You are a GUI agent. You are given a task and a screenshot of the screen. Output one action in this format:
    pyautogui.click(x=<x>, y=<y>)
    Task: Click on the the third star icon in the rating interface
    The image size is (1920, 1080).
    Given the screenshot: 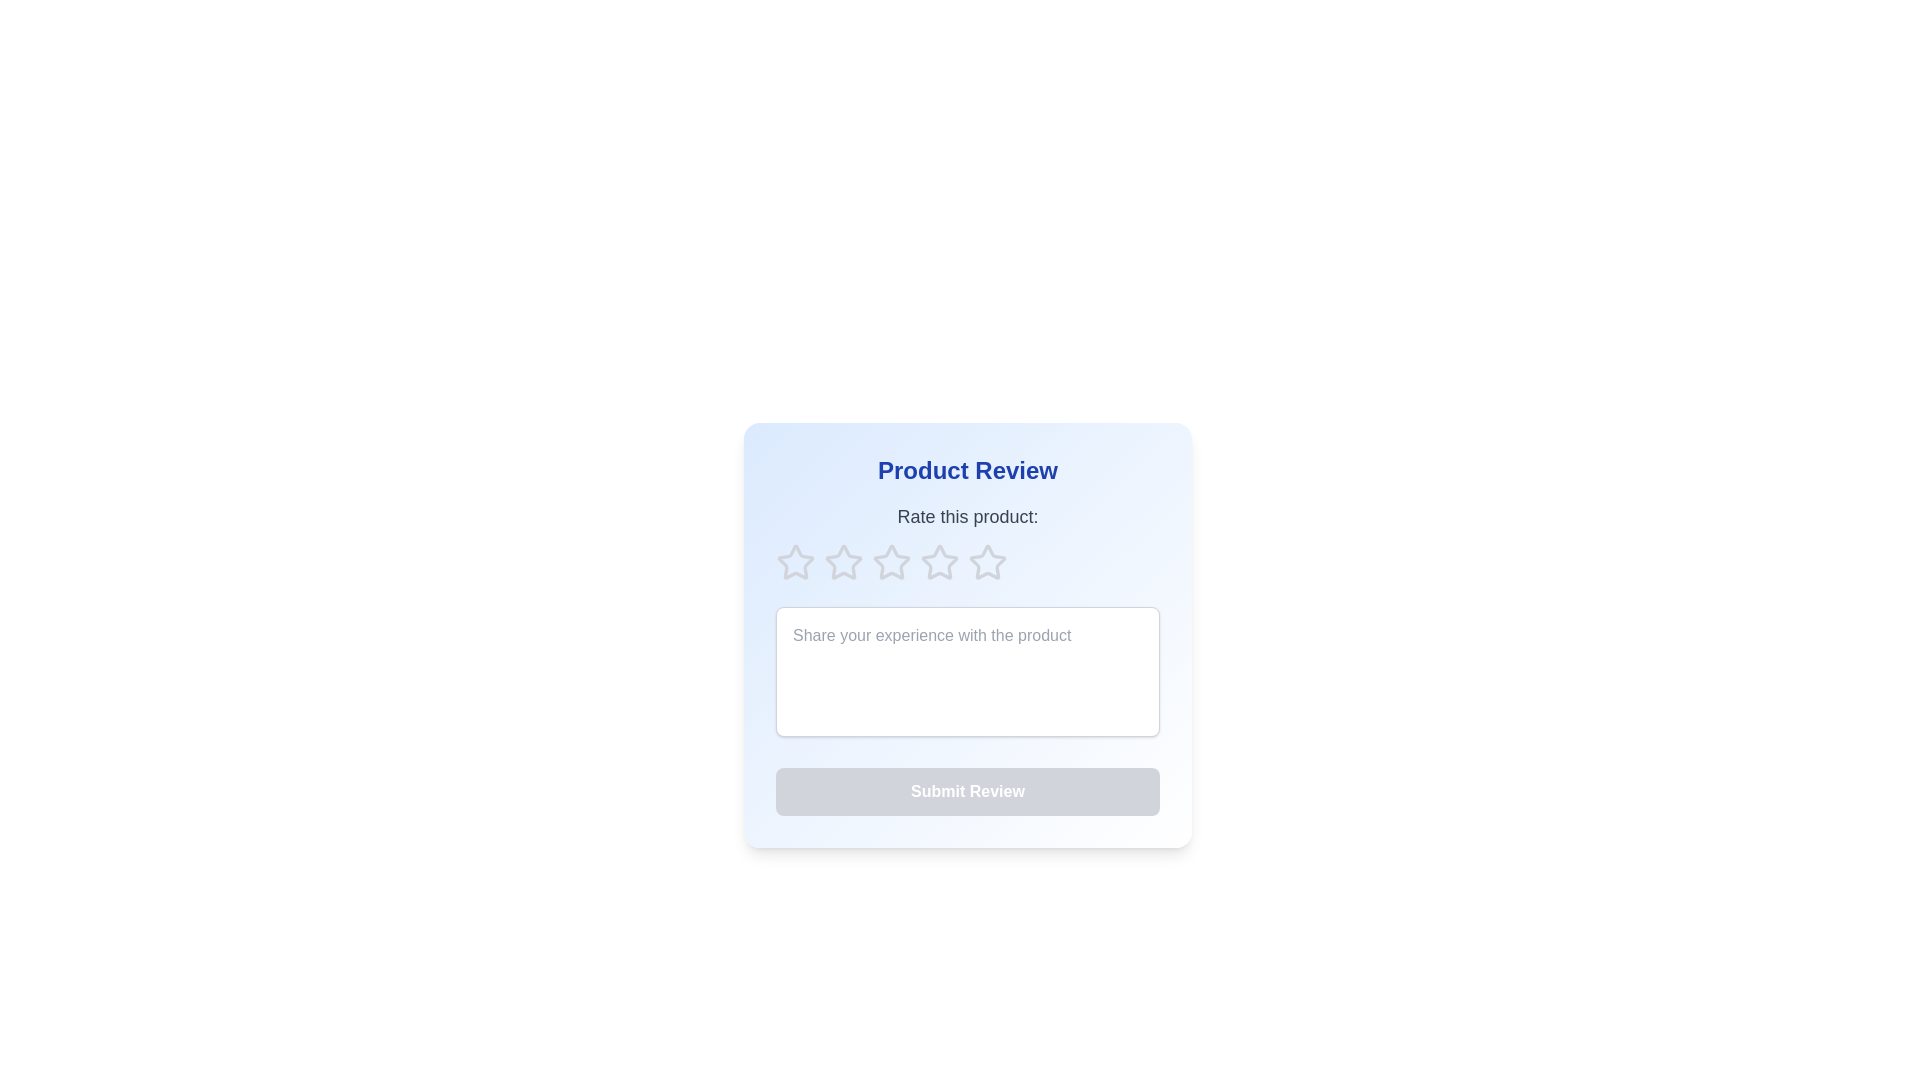 What is the action you would take?
    pyautogui.click(x=939, y=562)
    